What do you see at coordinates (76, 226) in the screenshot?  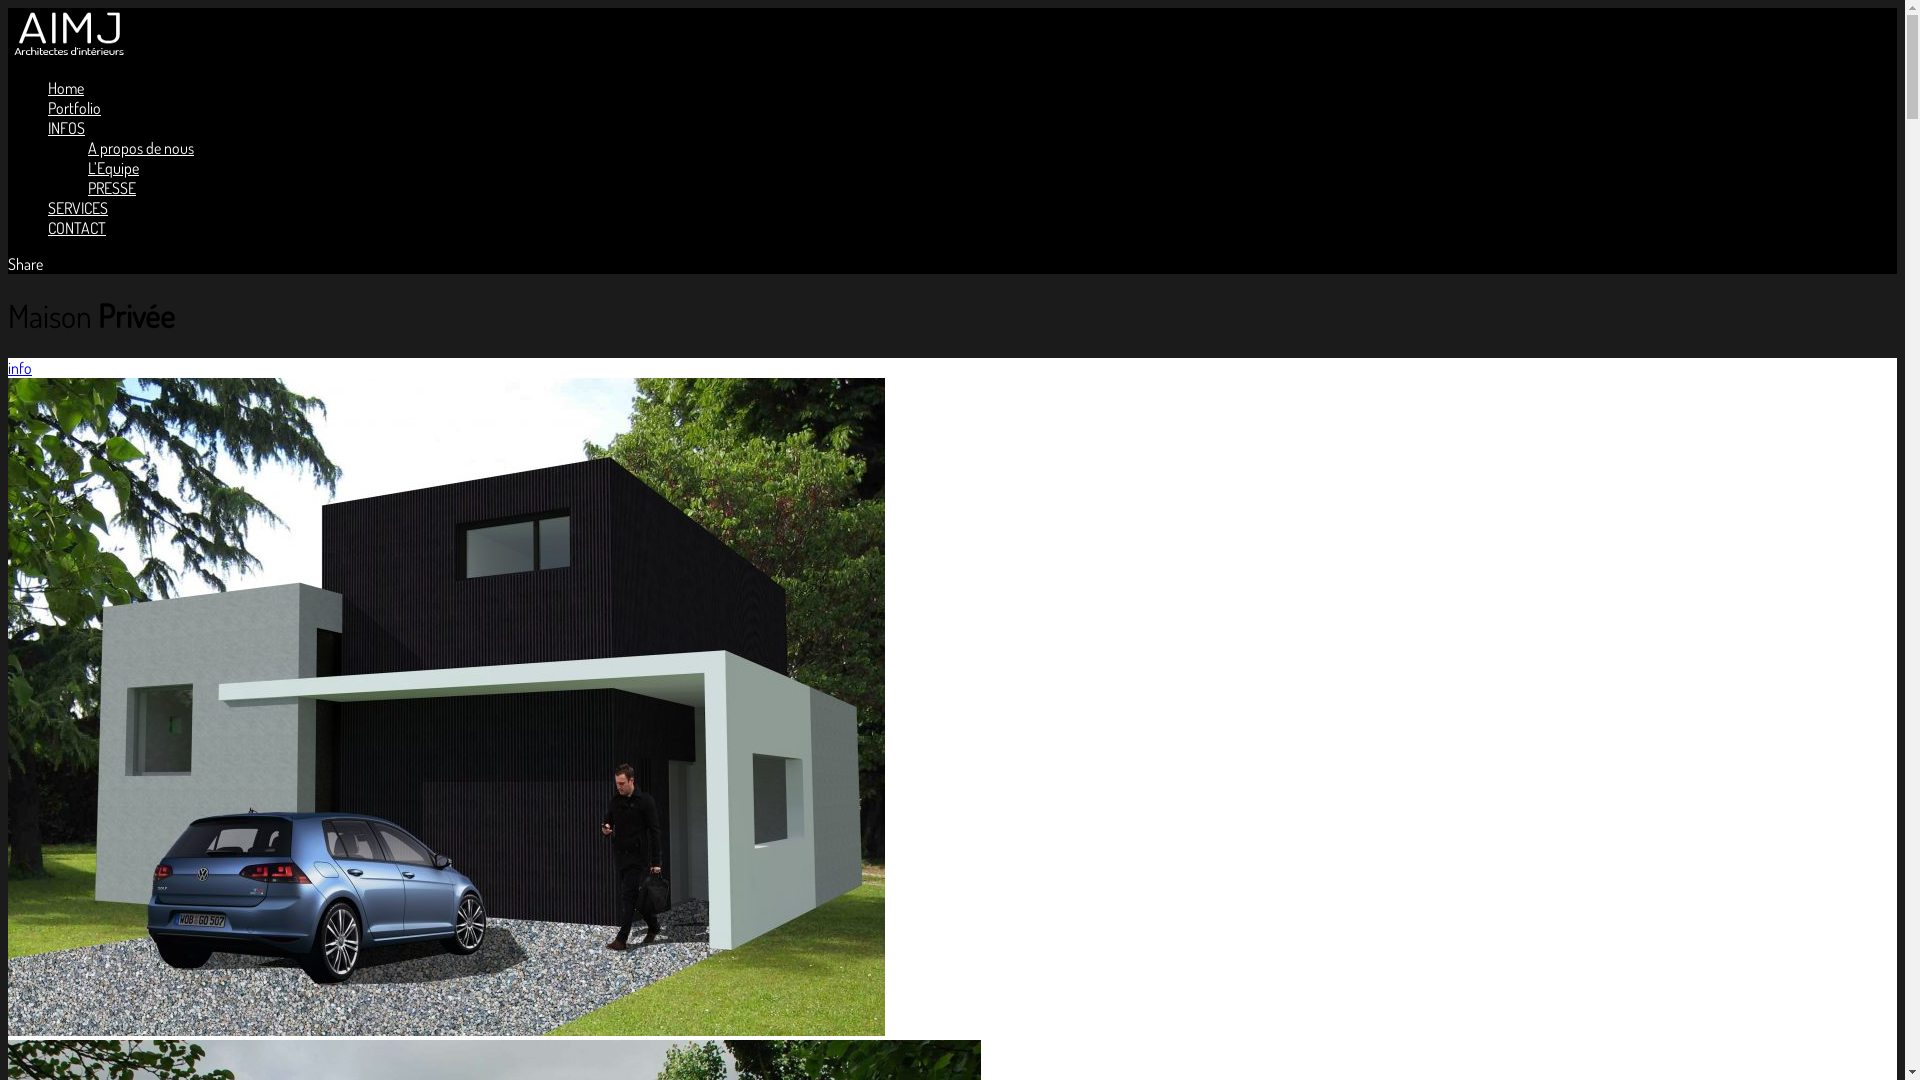 I see `'CONTACT'` at bounding box center [76, 226].